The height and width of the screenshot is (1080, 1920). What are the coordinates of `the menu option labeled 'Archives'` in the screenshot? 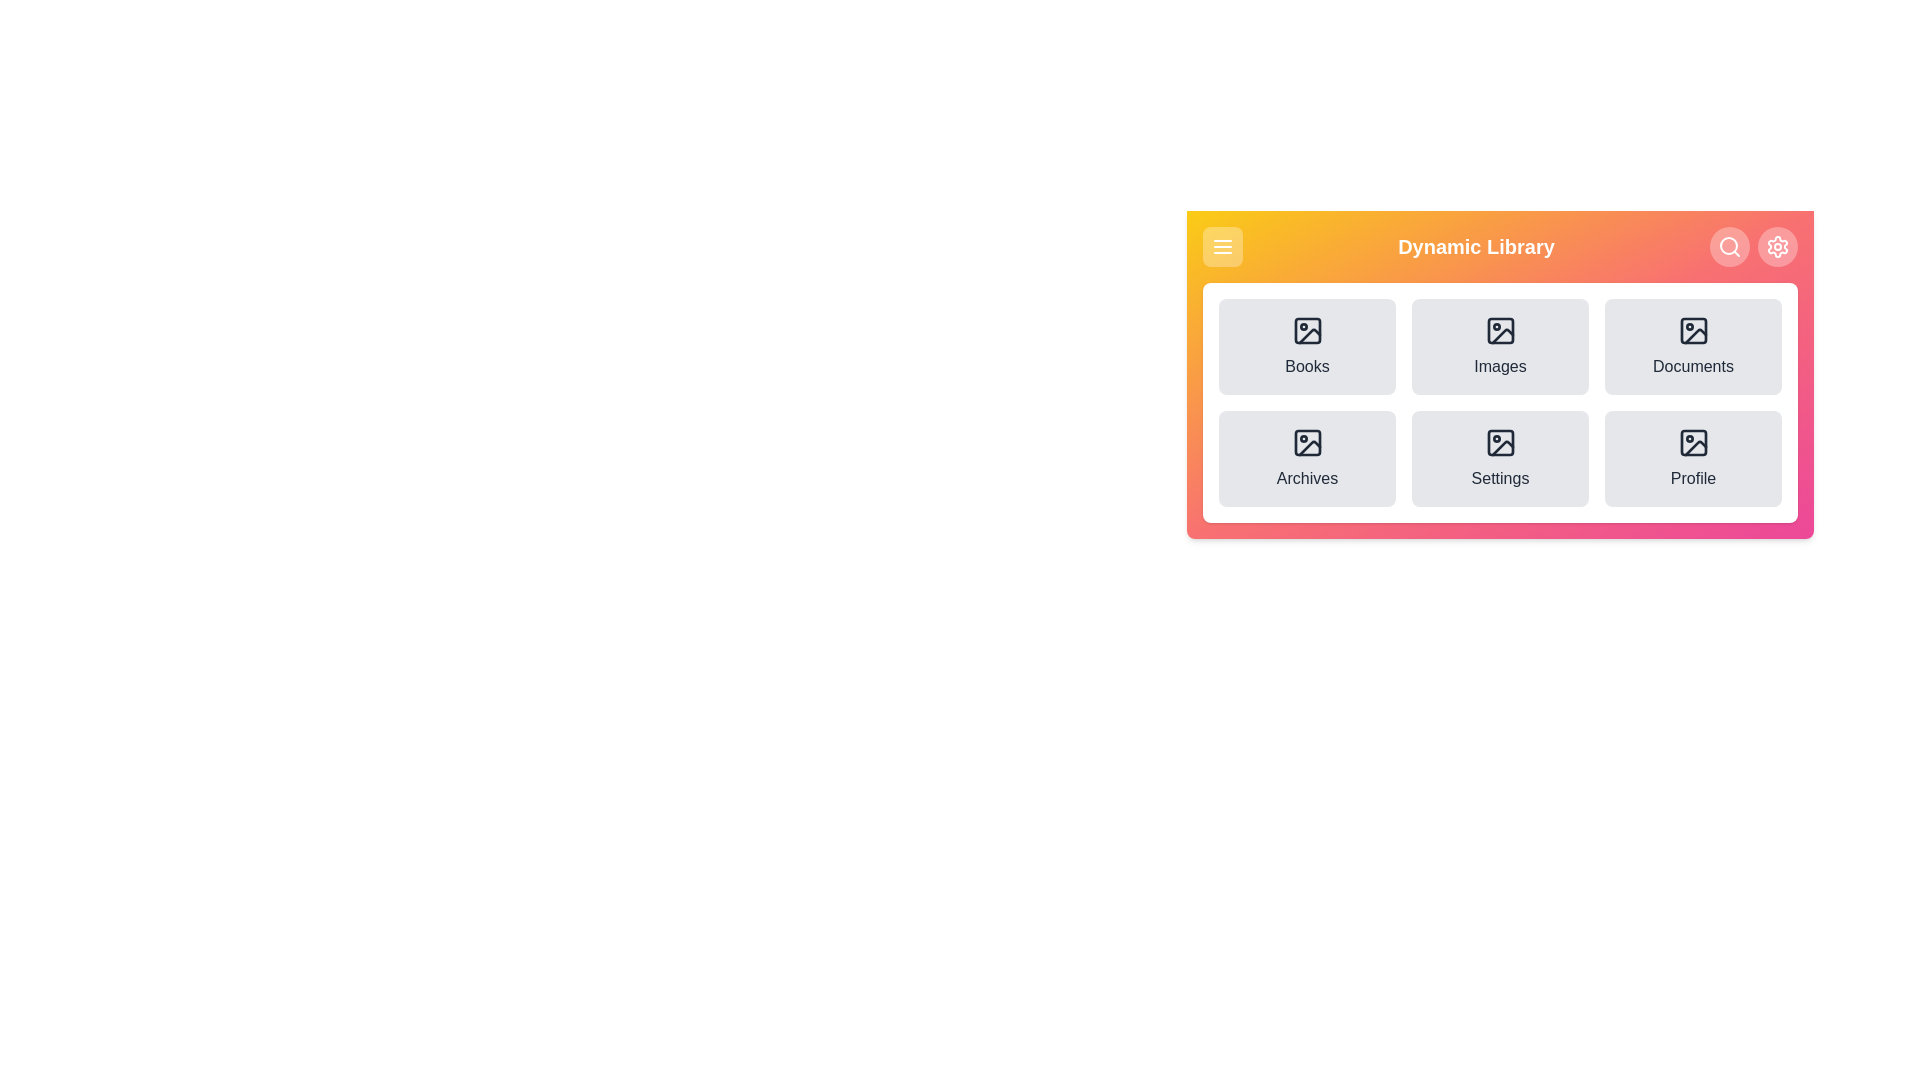 It's located at (1307, 459).